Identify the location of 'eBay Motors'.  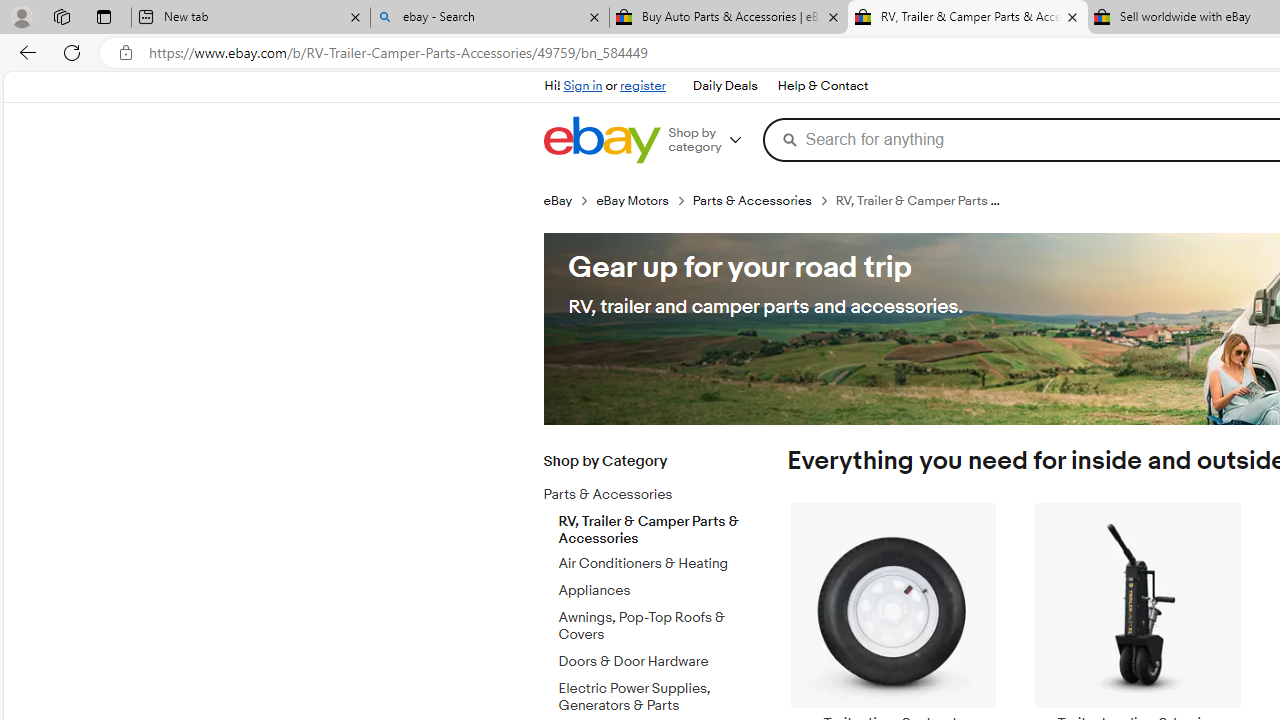
(644, 200).